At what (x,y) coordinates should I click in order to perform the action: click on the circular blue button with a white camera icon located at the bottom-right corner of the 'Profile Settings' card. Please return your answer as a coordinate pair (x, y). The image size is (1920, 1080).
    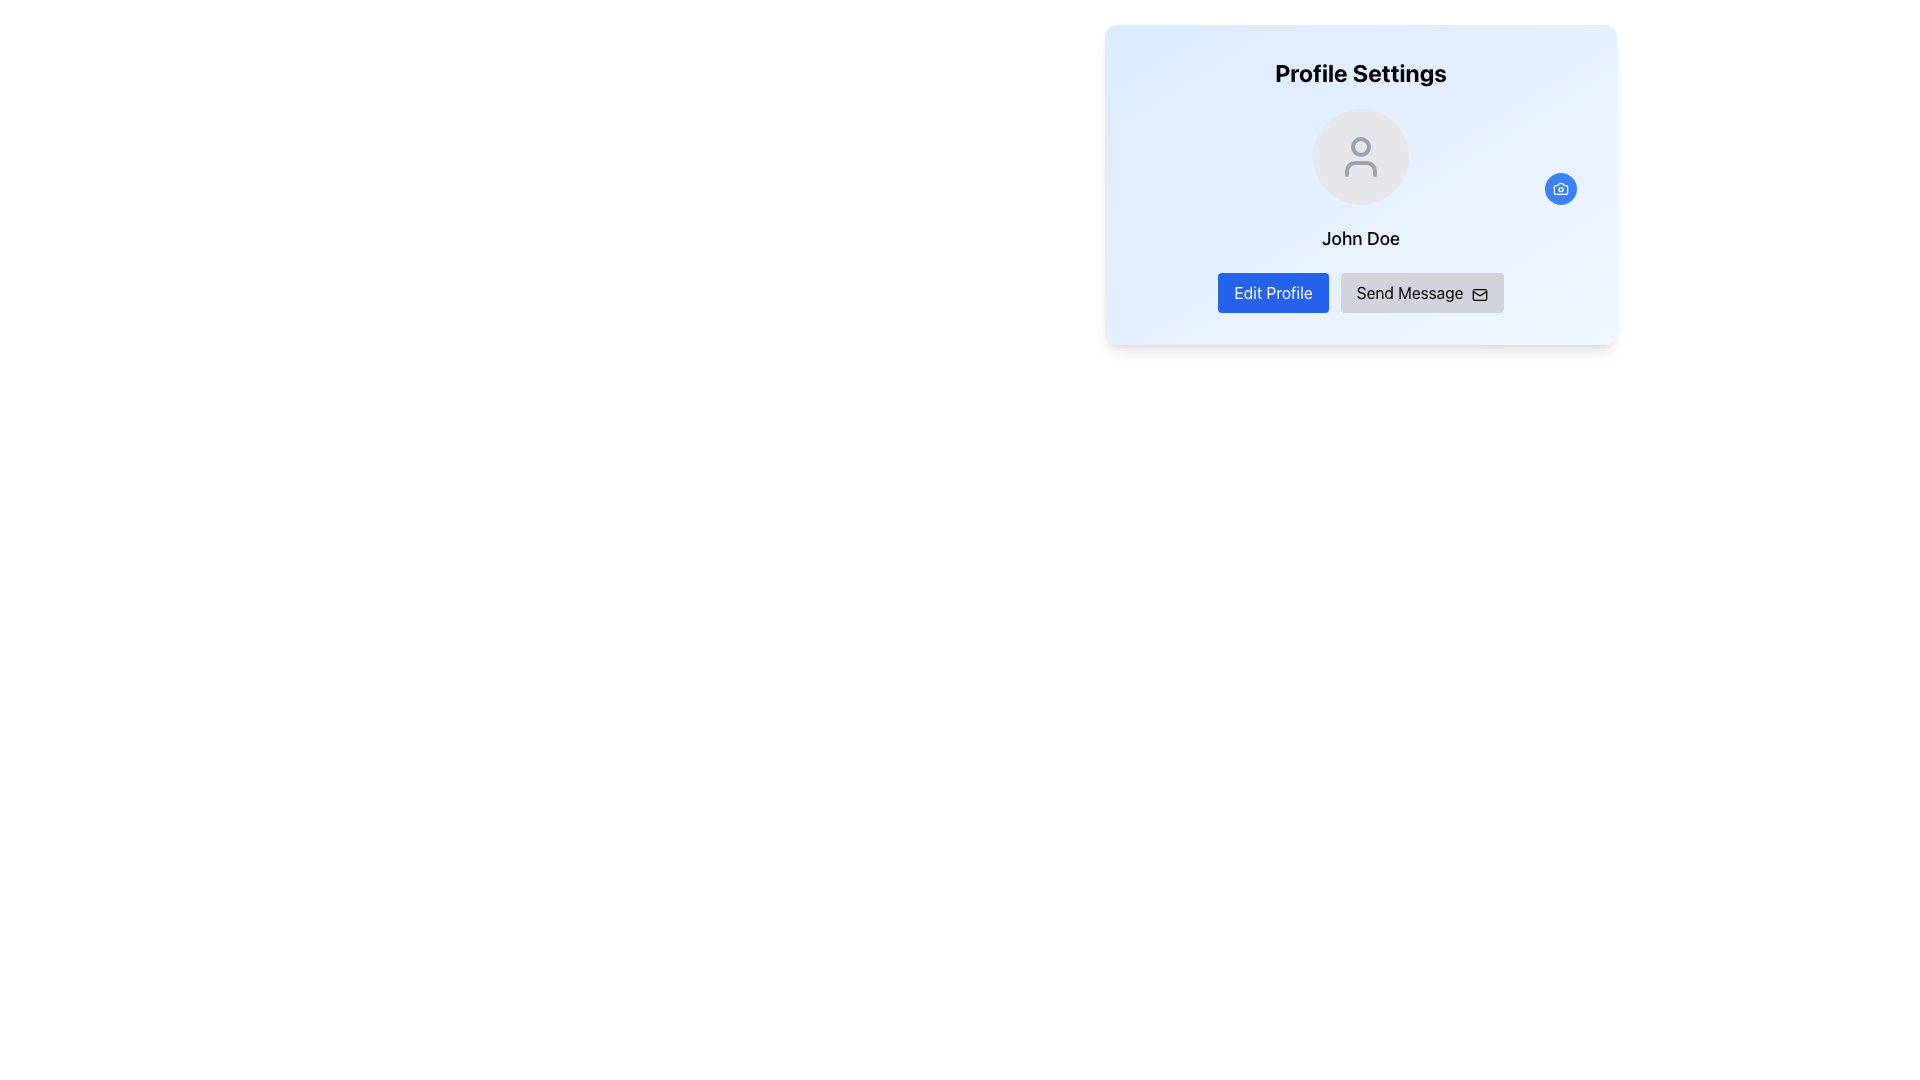
    Looking at the image, I should click on (1559, 189).